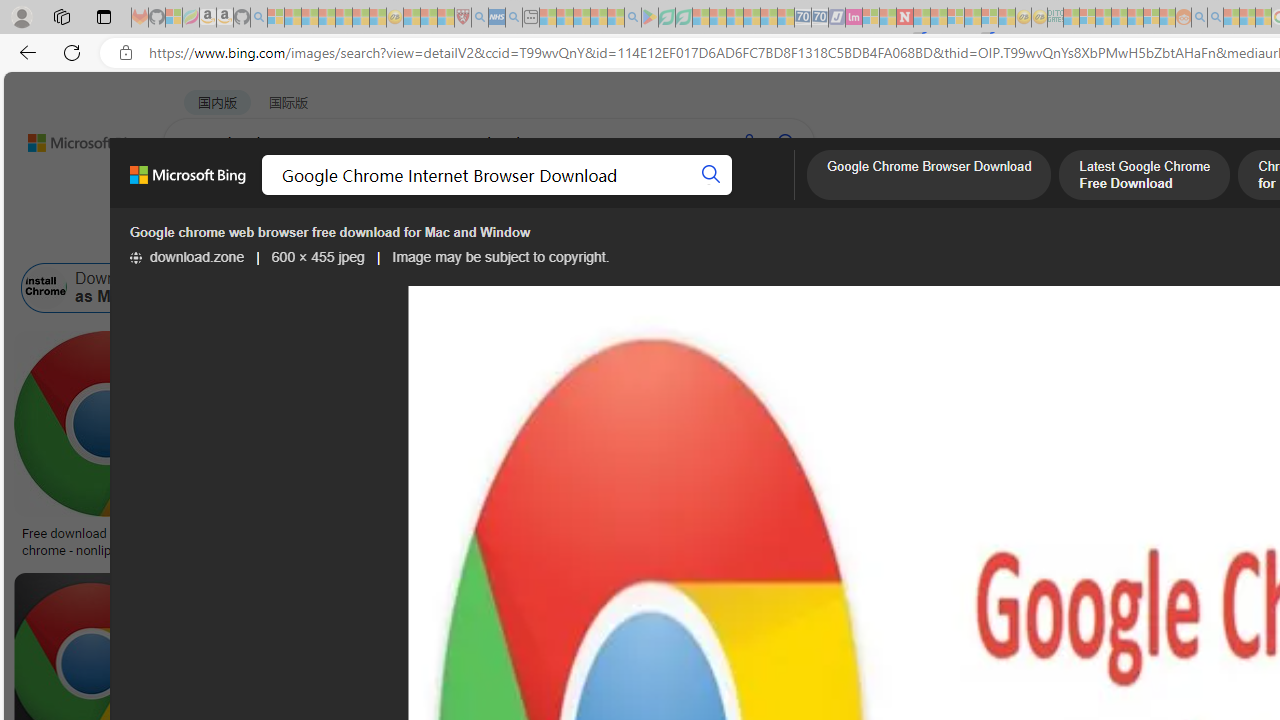  Describe the element at coordinates (928, 176) in the screenshot. I see `'Google Chrome Browser Download'` at that location.